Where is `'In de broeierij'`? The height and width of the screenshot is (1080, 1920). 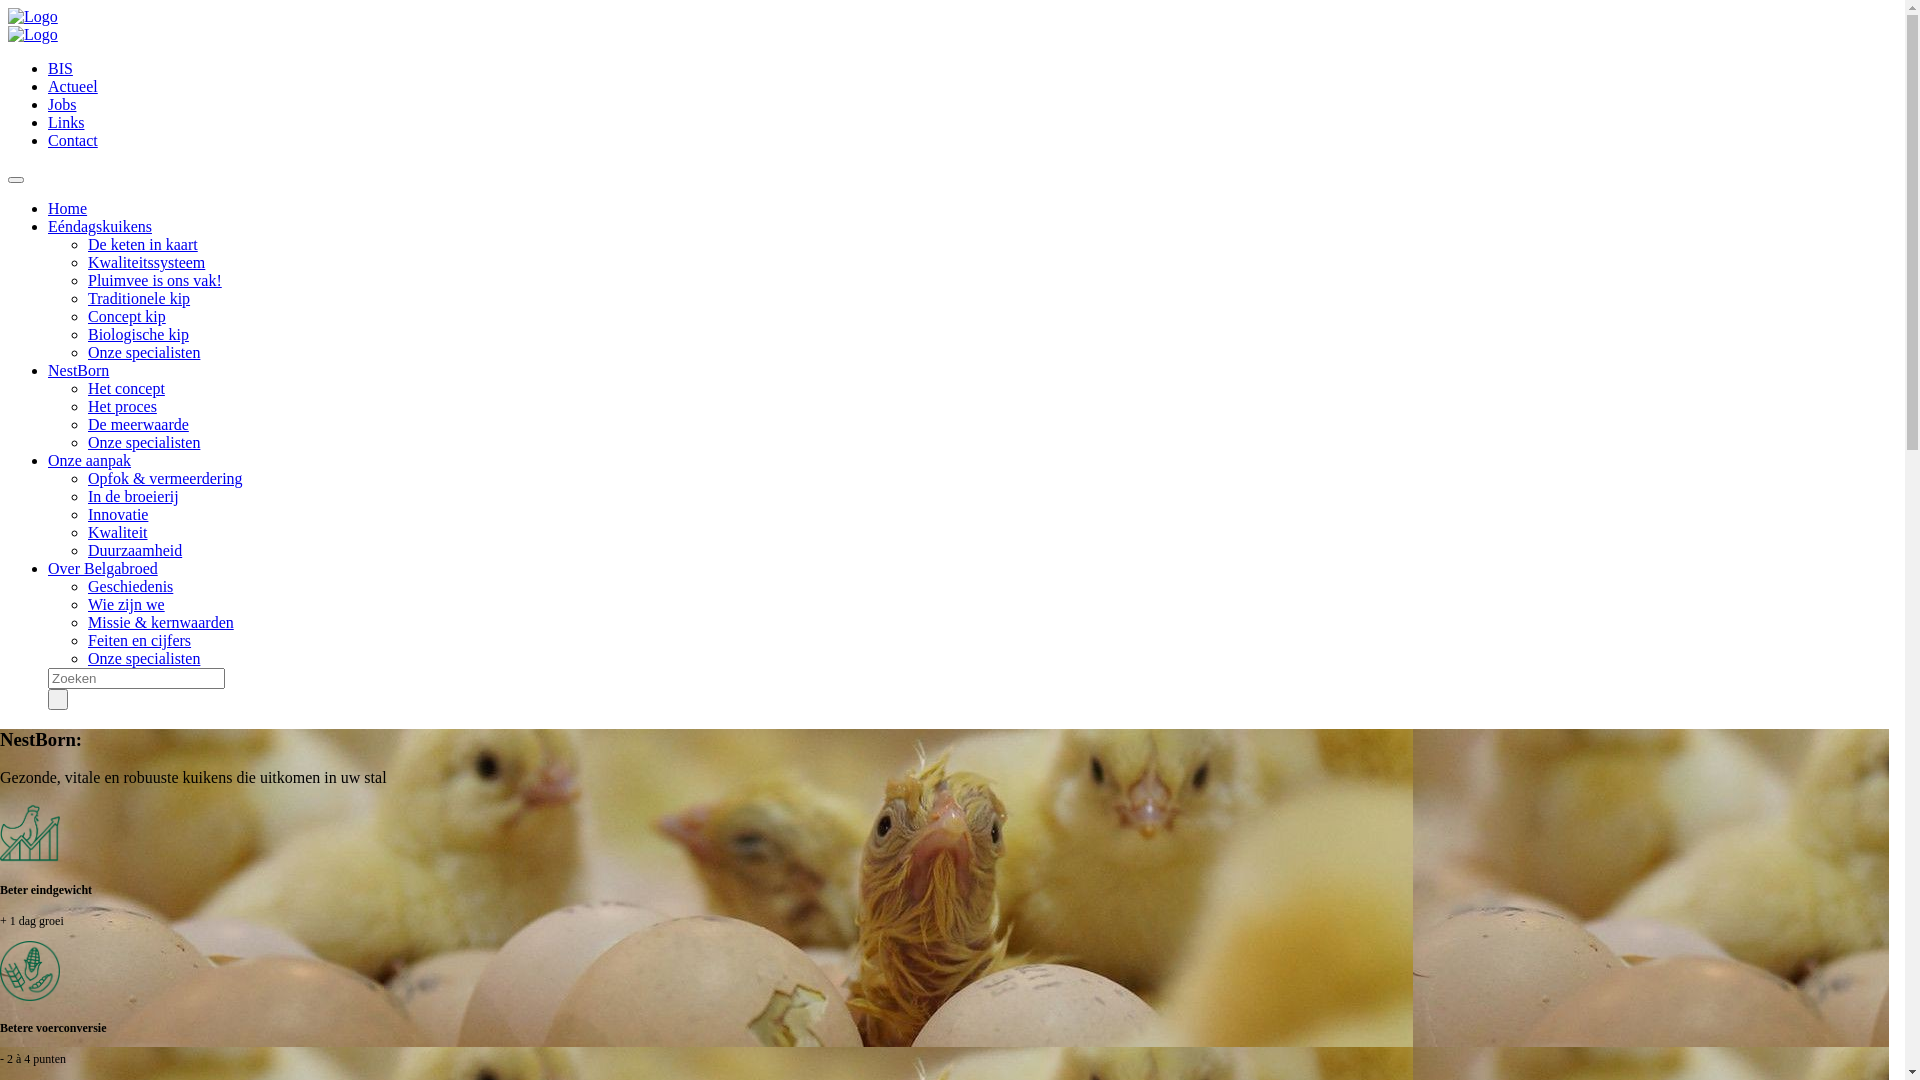
'In de broeierij' is located at coordinates (86, 495).